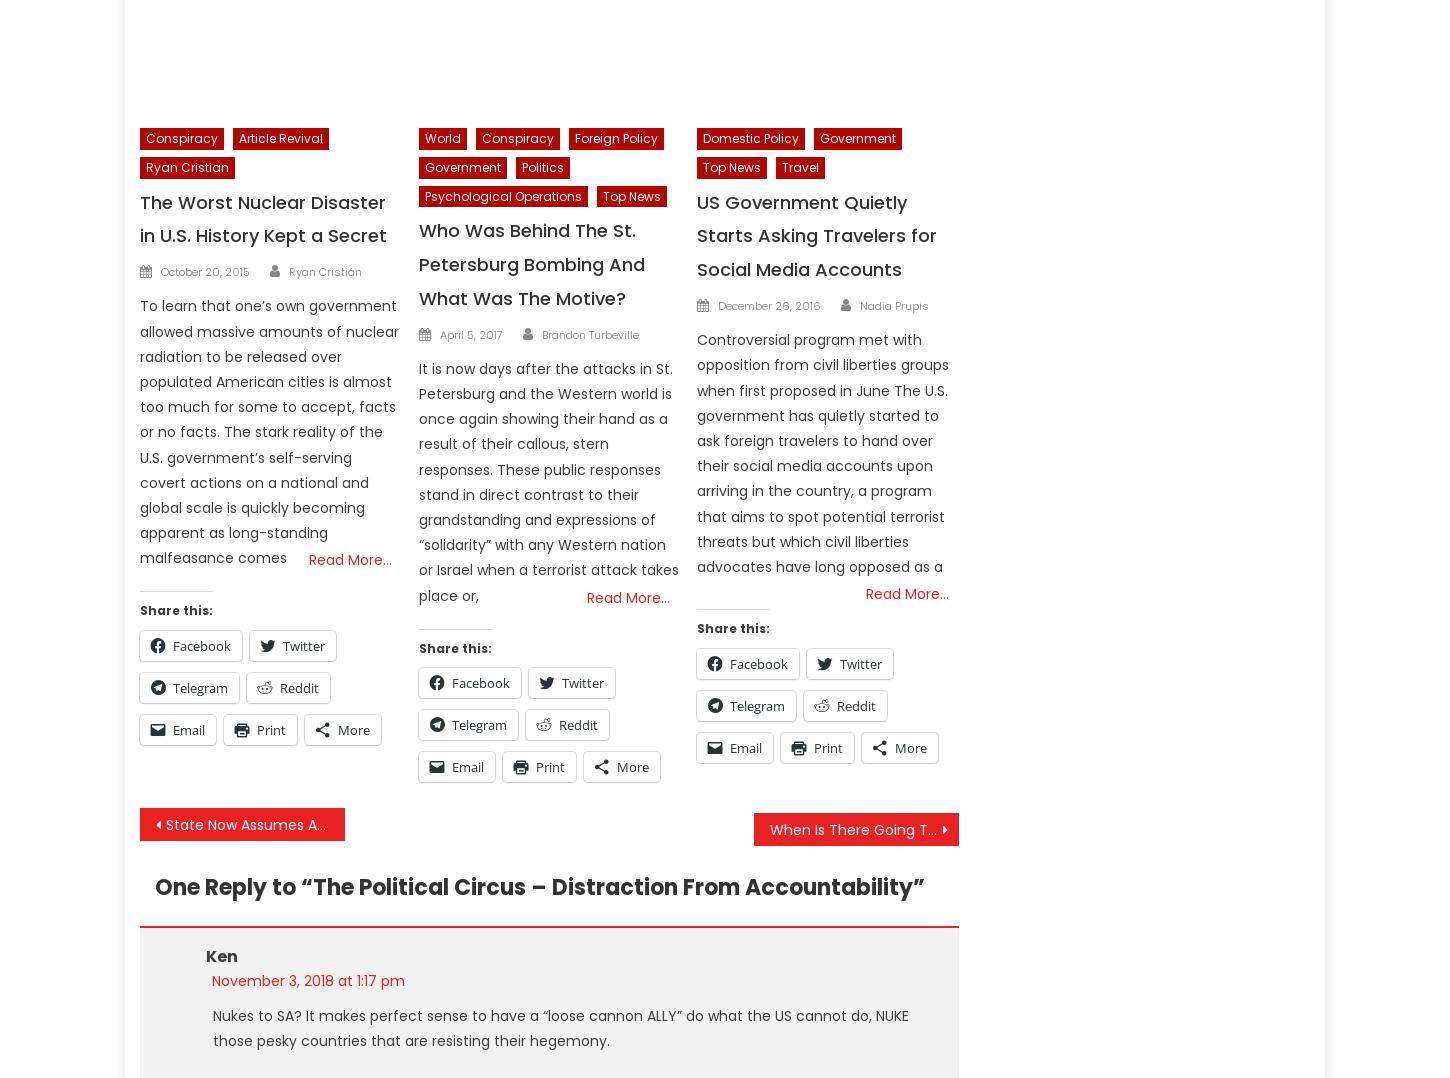 The image size is (1450, 1078). I want to click on 'One Reply to “', so click(233, 887).